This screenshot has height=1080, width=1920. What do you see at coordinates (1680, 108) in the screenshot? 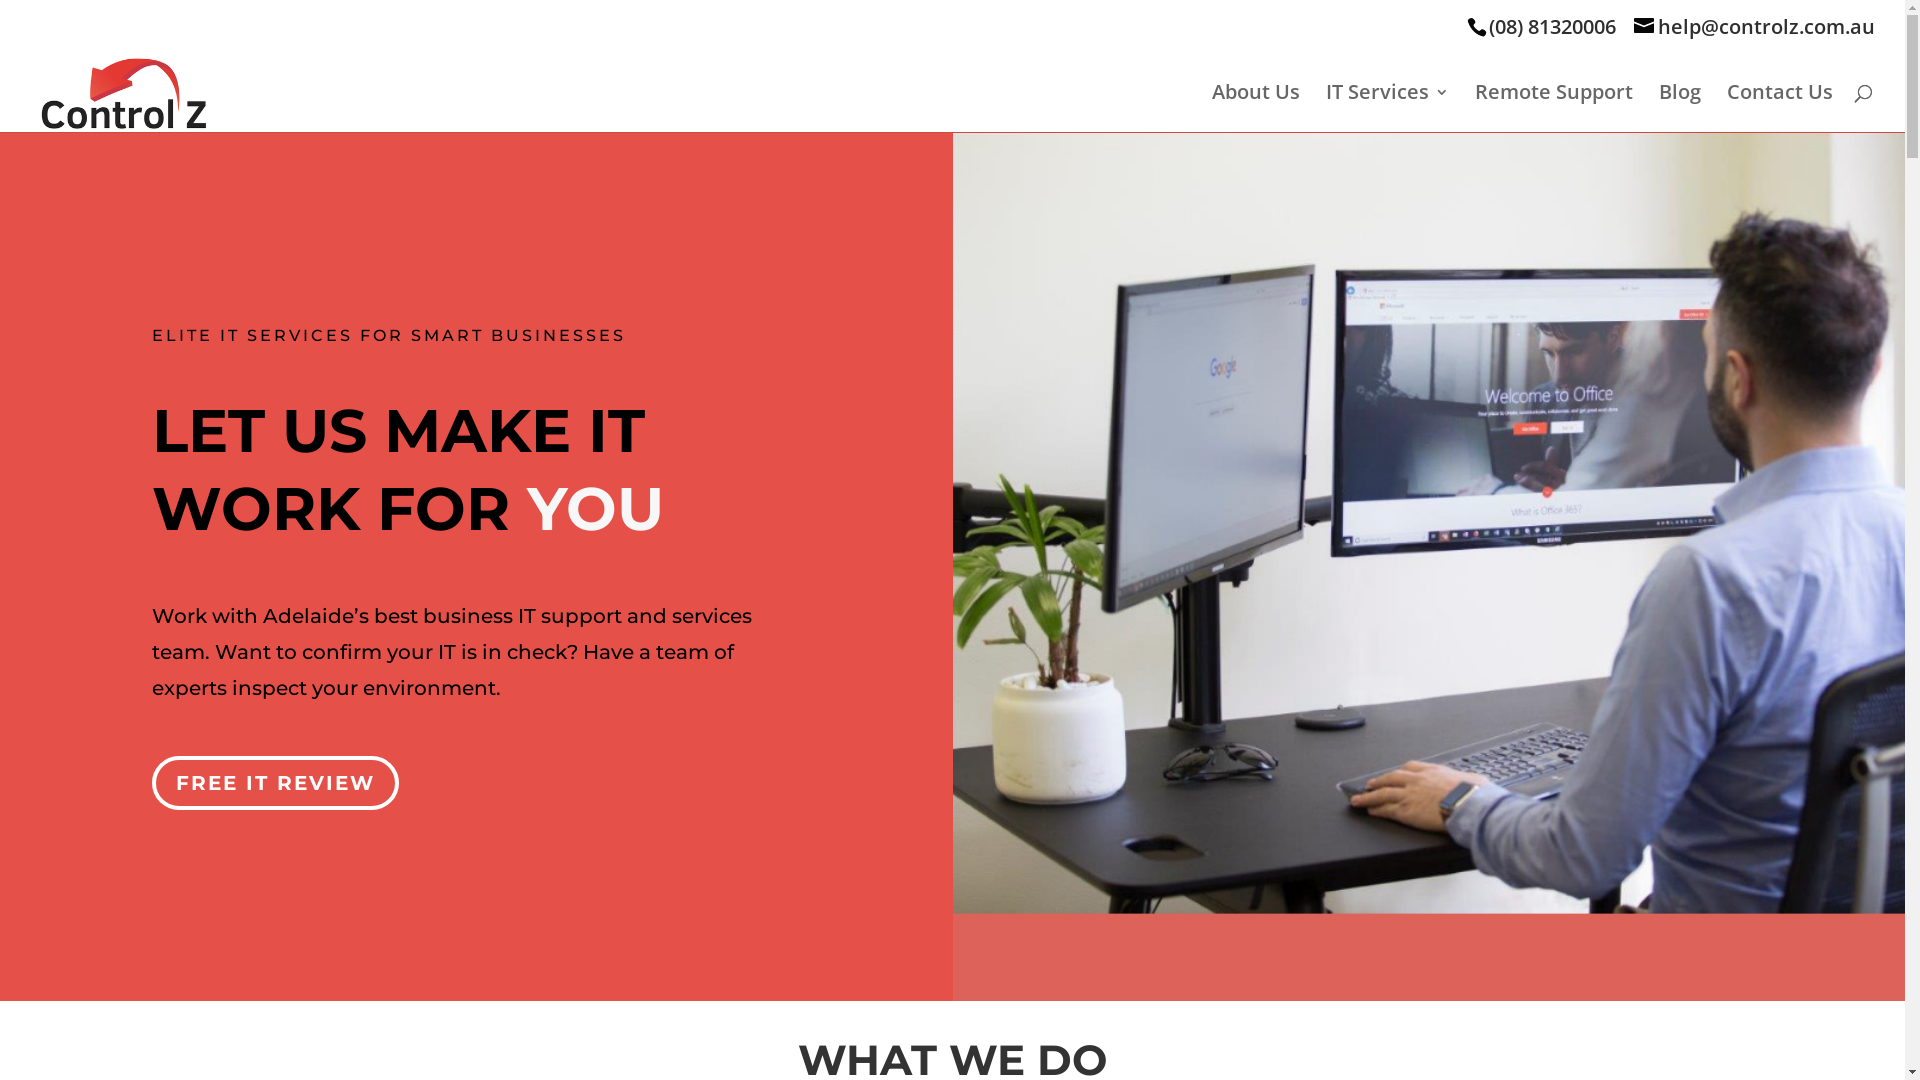
I see `'Blog'` at bounding box center [1680, 108].